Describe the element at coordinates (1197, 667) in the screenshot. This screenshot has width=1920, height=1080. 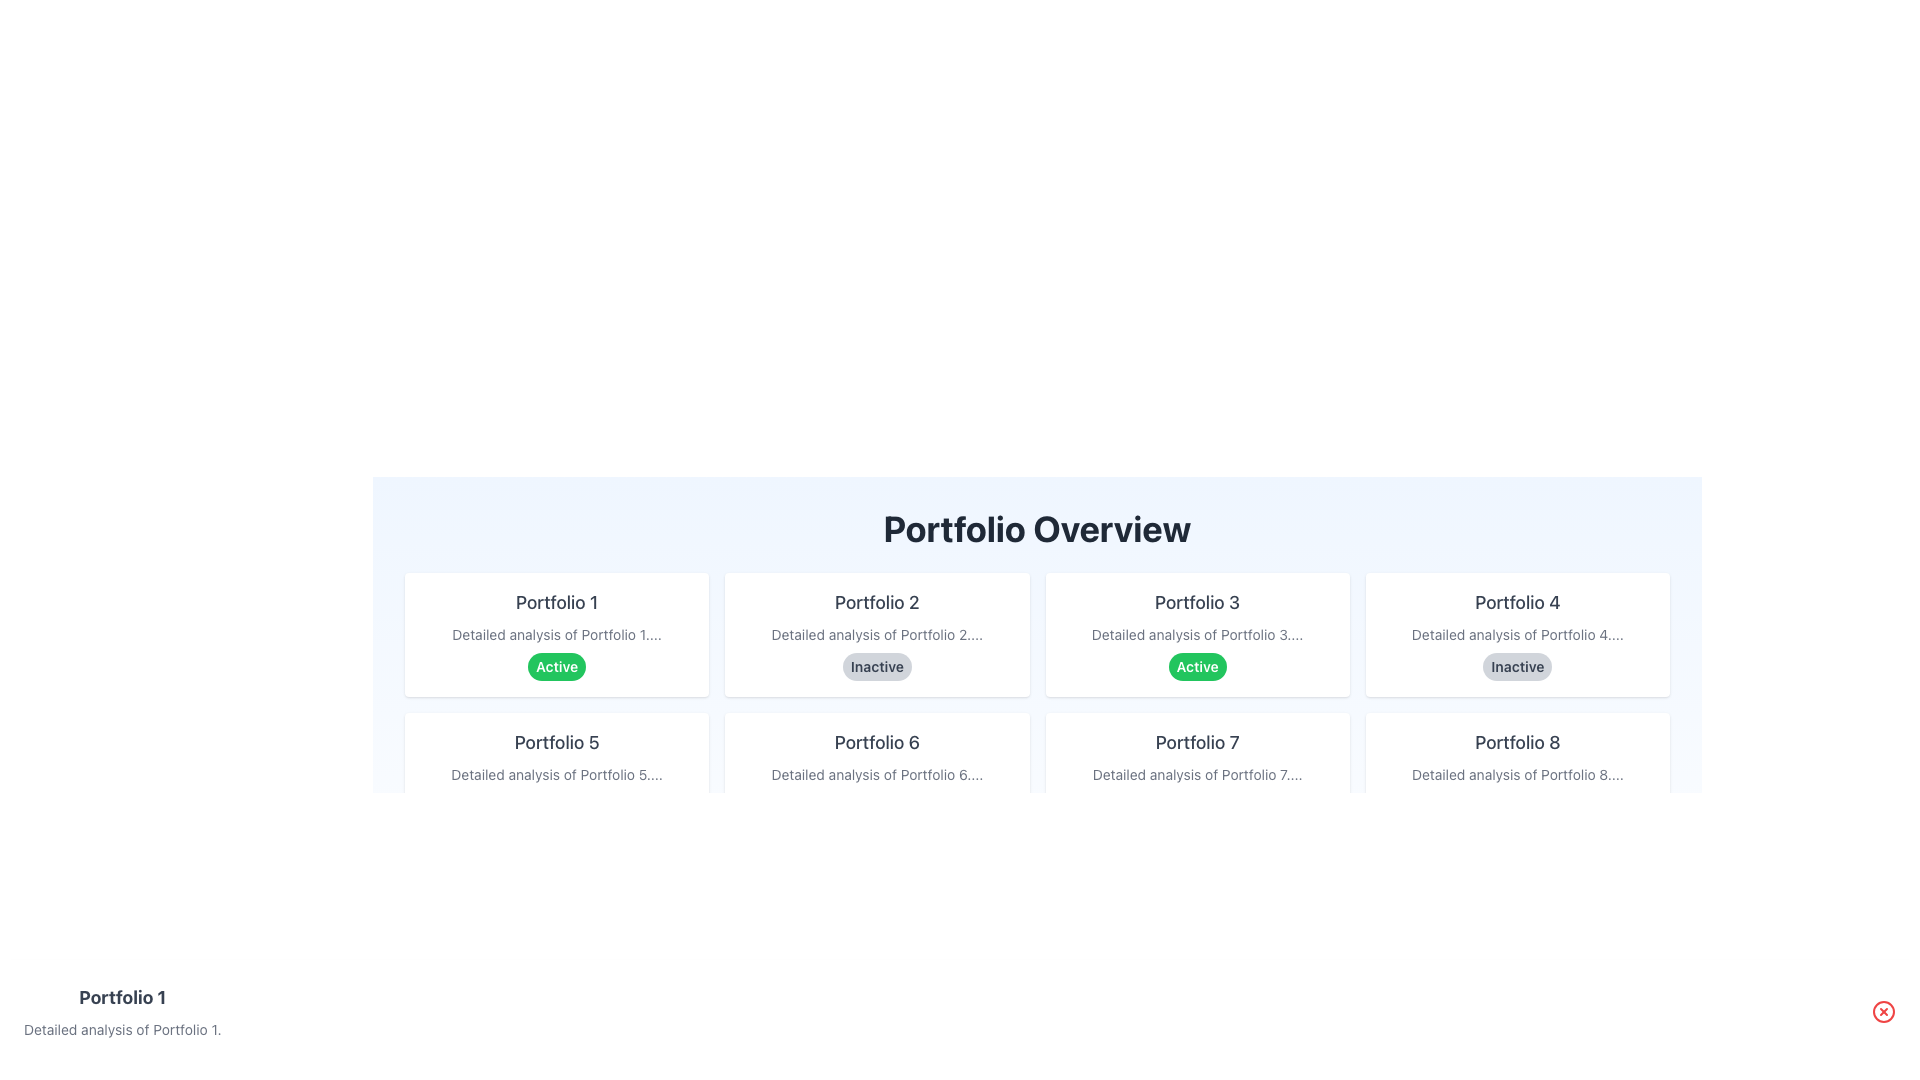
I see `the Status Indicator for 'Portfolio 3' located at the bottom of its card` at that location.